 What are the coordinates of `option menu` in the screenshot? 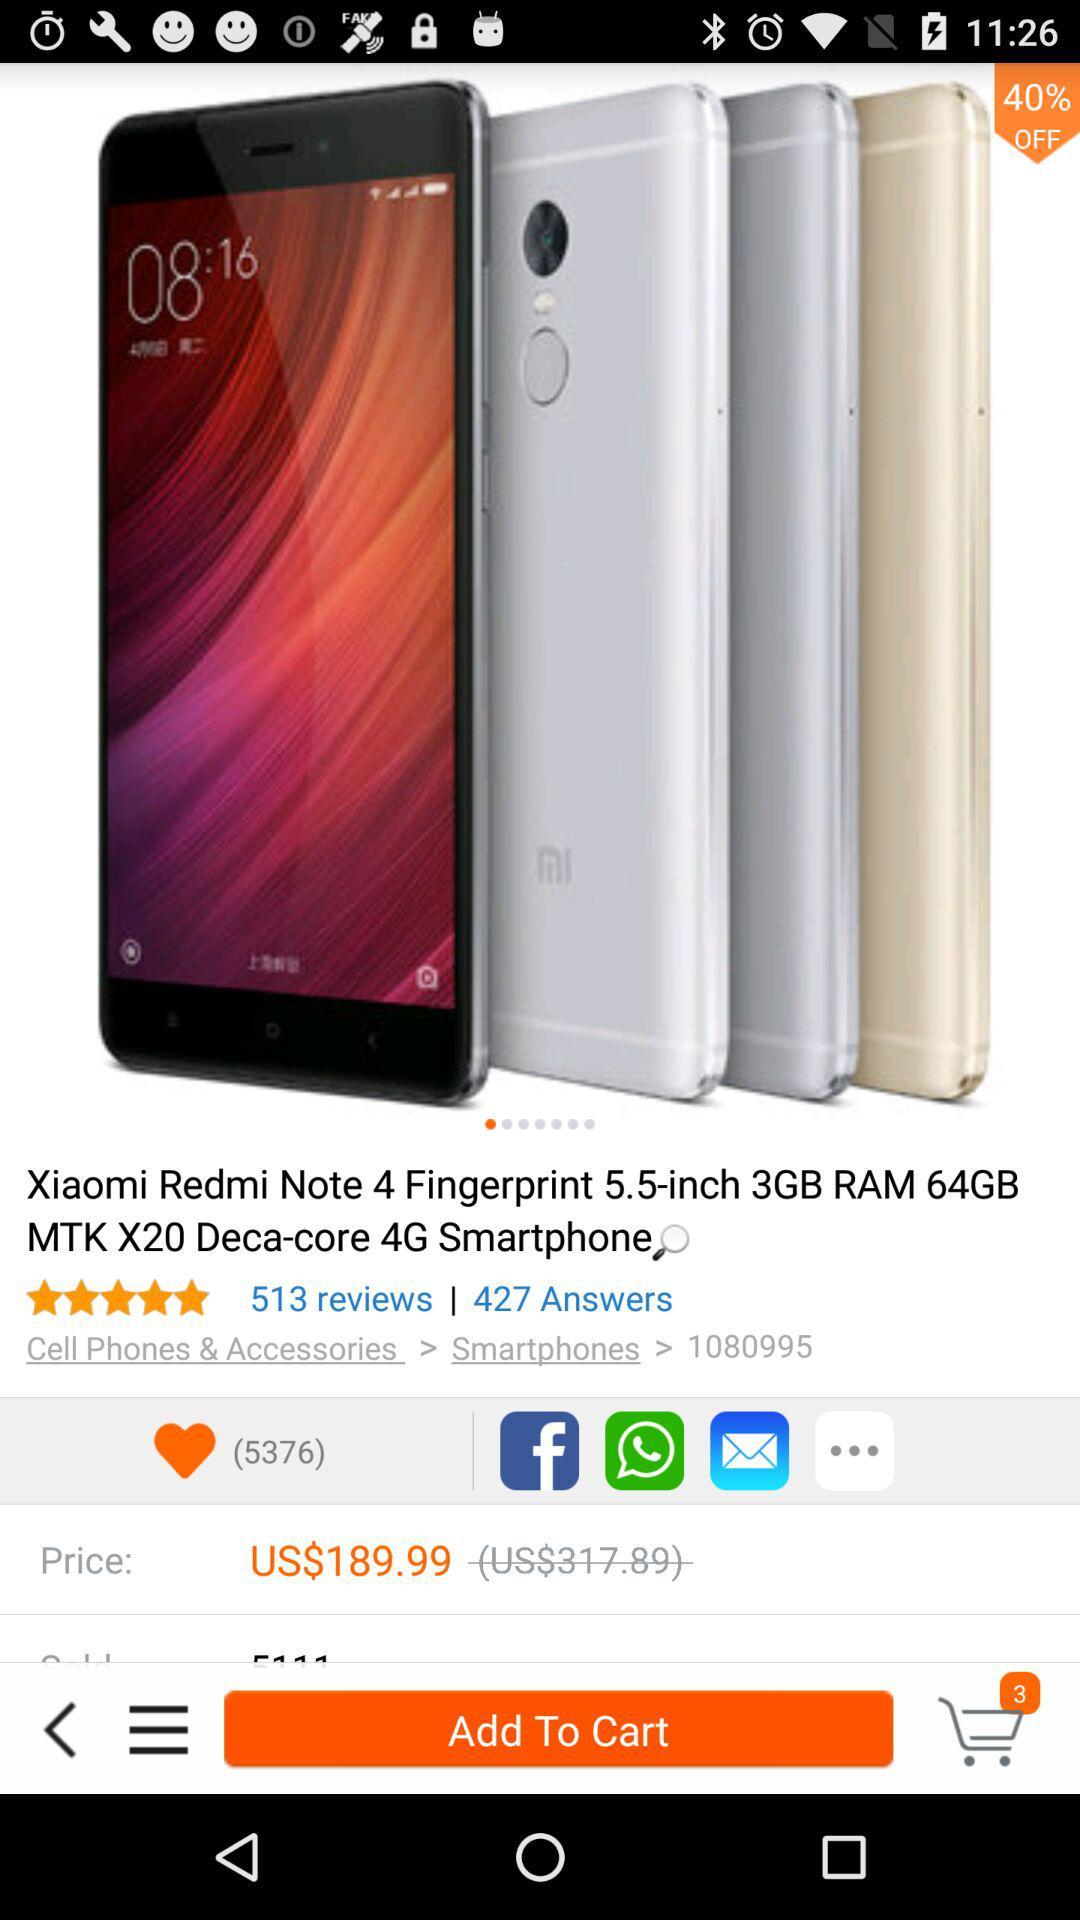 It's located at (157, 1728).